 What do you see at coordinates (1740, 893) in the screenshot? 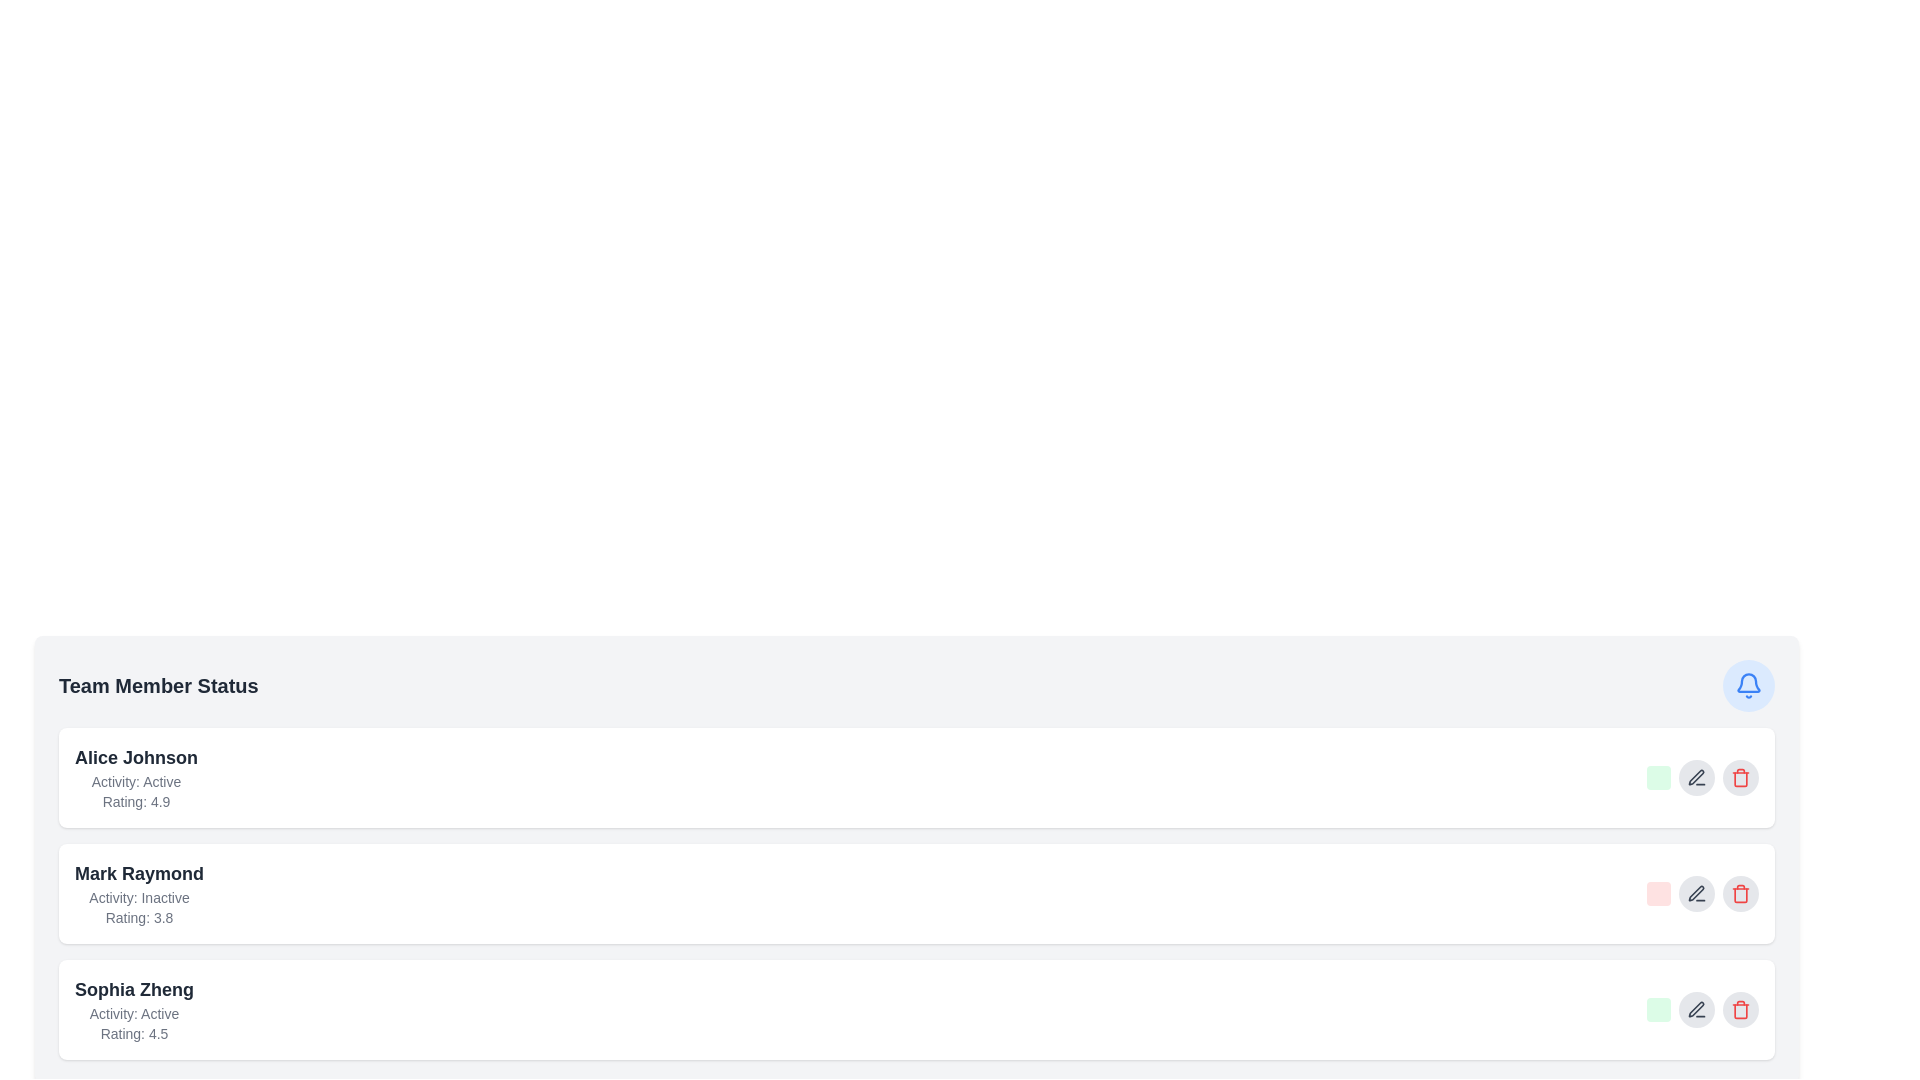
I see `the trash bin icon button located at the far right of the second row in the list of actions associated with the user named 'Mark Raymond'` at bounding box center [1740, 893].